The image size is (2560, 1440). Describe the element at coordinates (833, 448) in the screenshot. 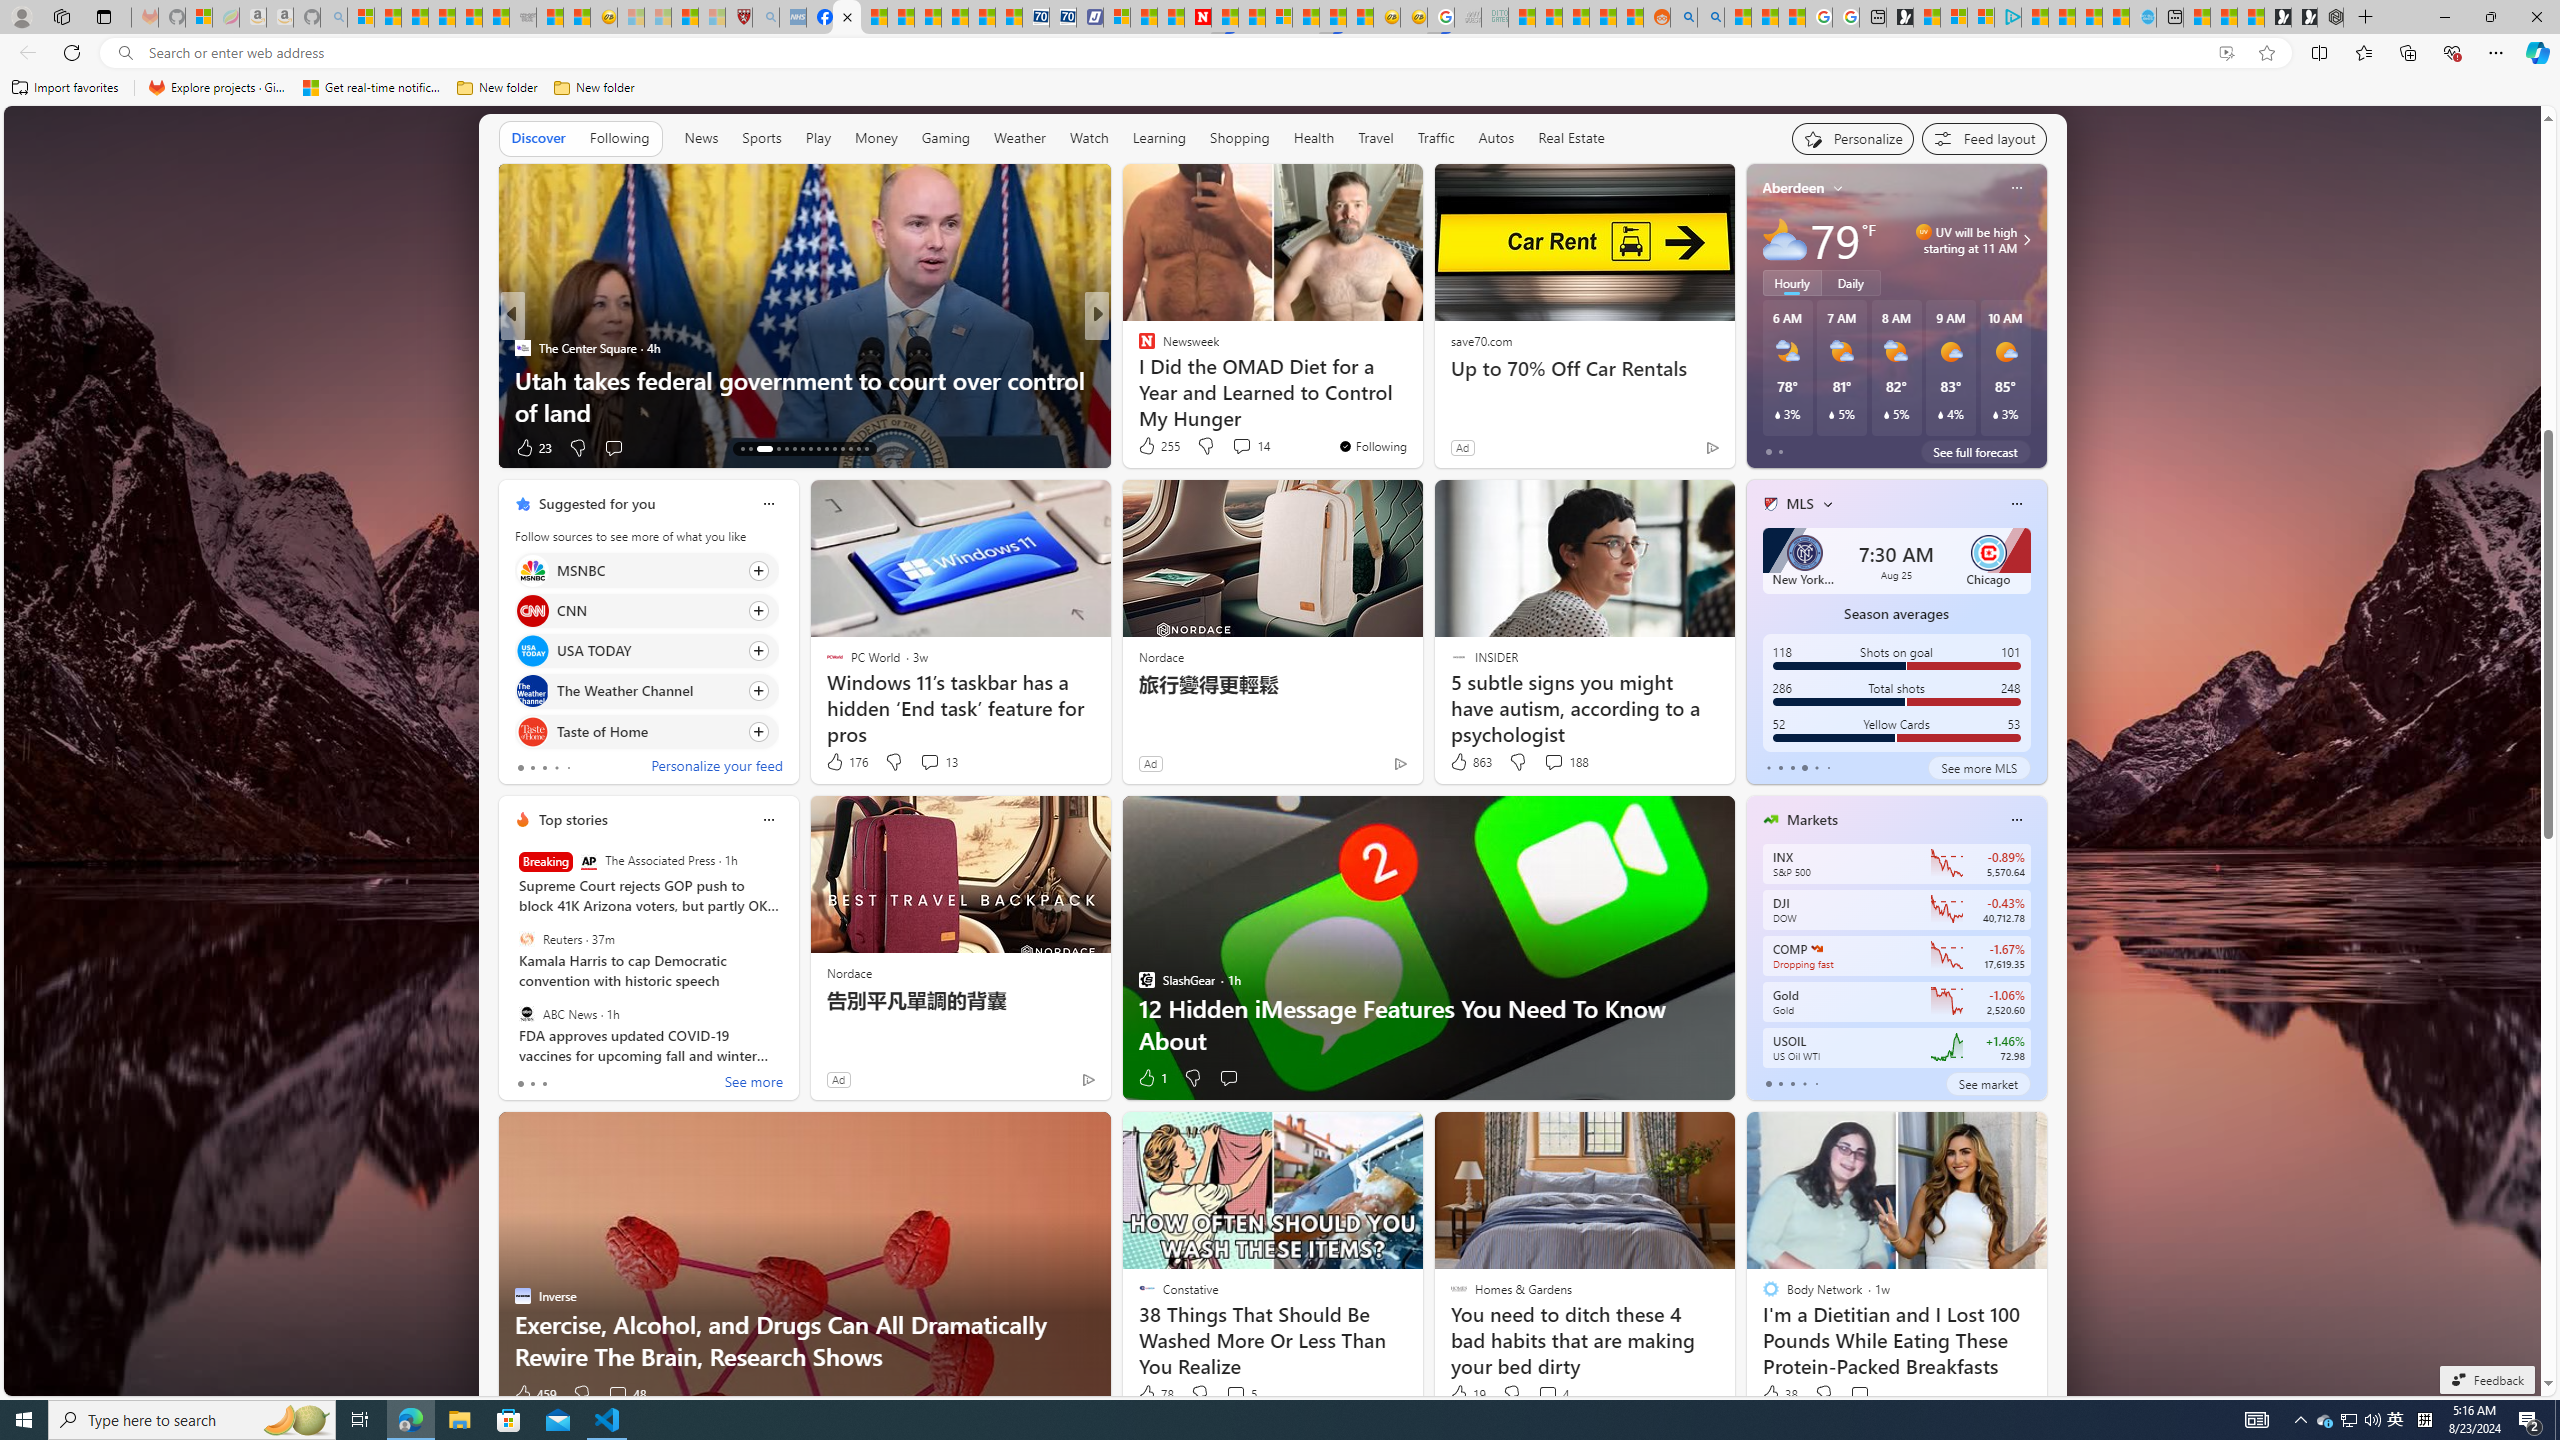

I see `'AutomationID: tab-76'` at that location.